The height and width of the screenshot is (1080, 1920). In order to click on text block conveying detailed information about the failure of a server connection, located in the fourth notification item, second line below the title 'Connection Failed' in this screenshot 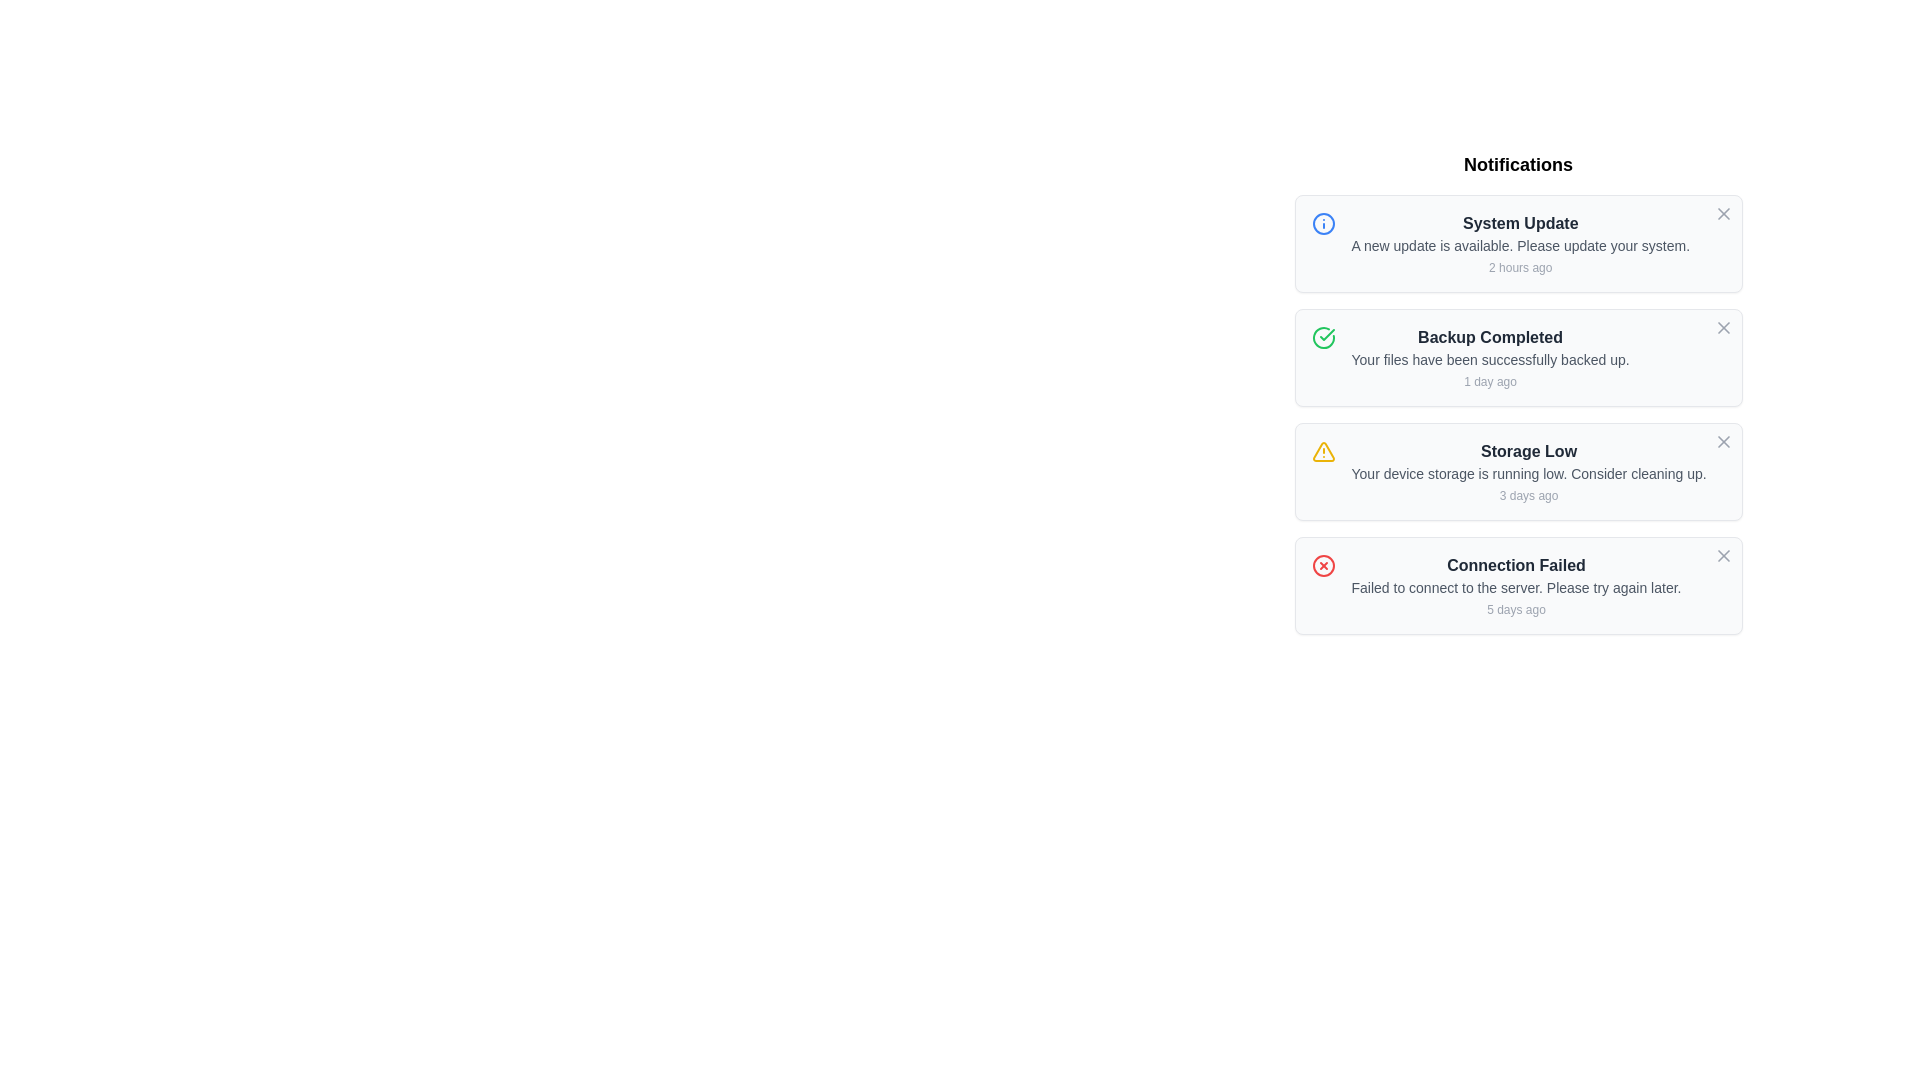, I will do `click(1516, 586)`.